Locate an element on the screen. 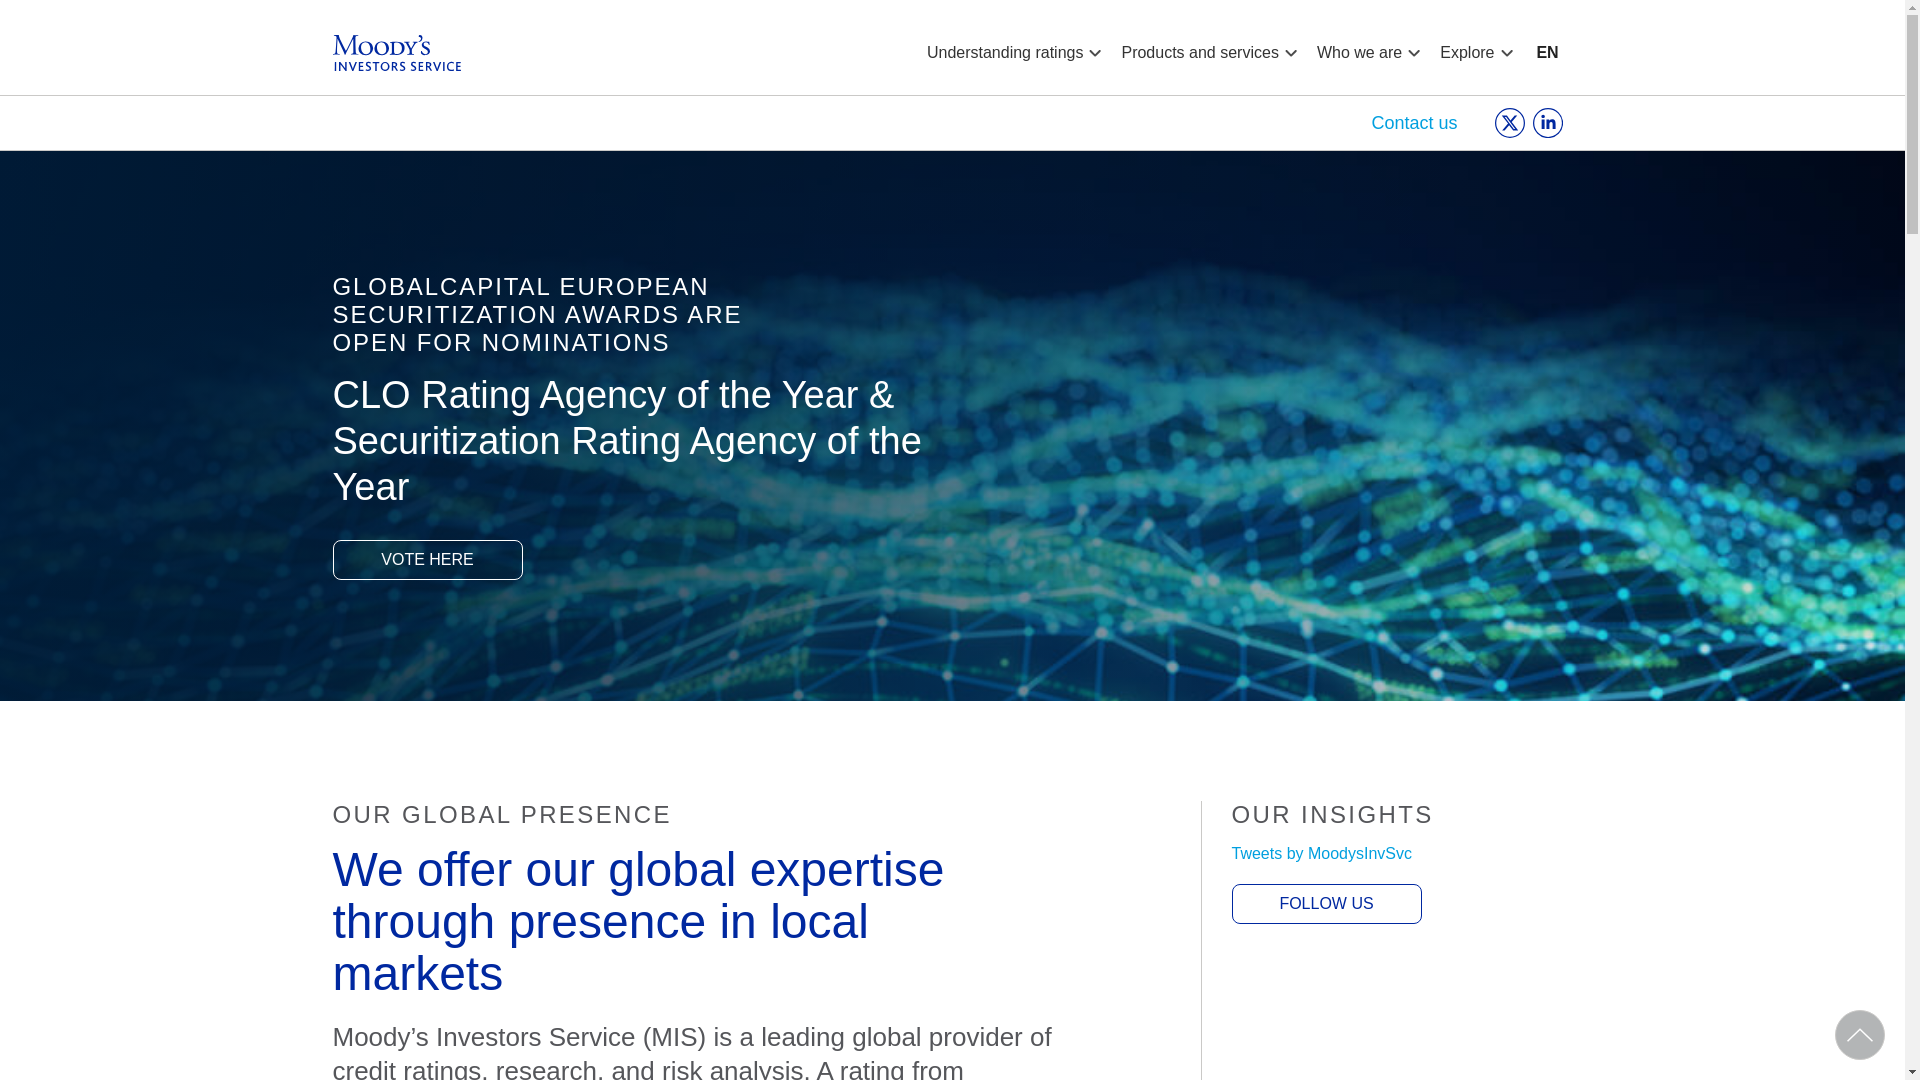 This screenshot has height=1080, width=1920. 'FOLLOW US' is located at coordinates (1326, 903).